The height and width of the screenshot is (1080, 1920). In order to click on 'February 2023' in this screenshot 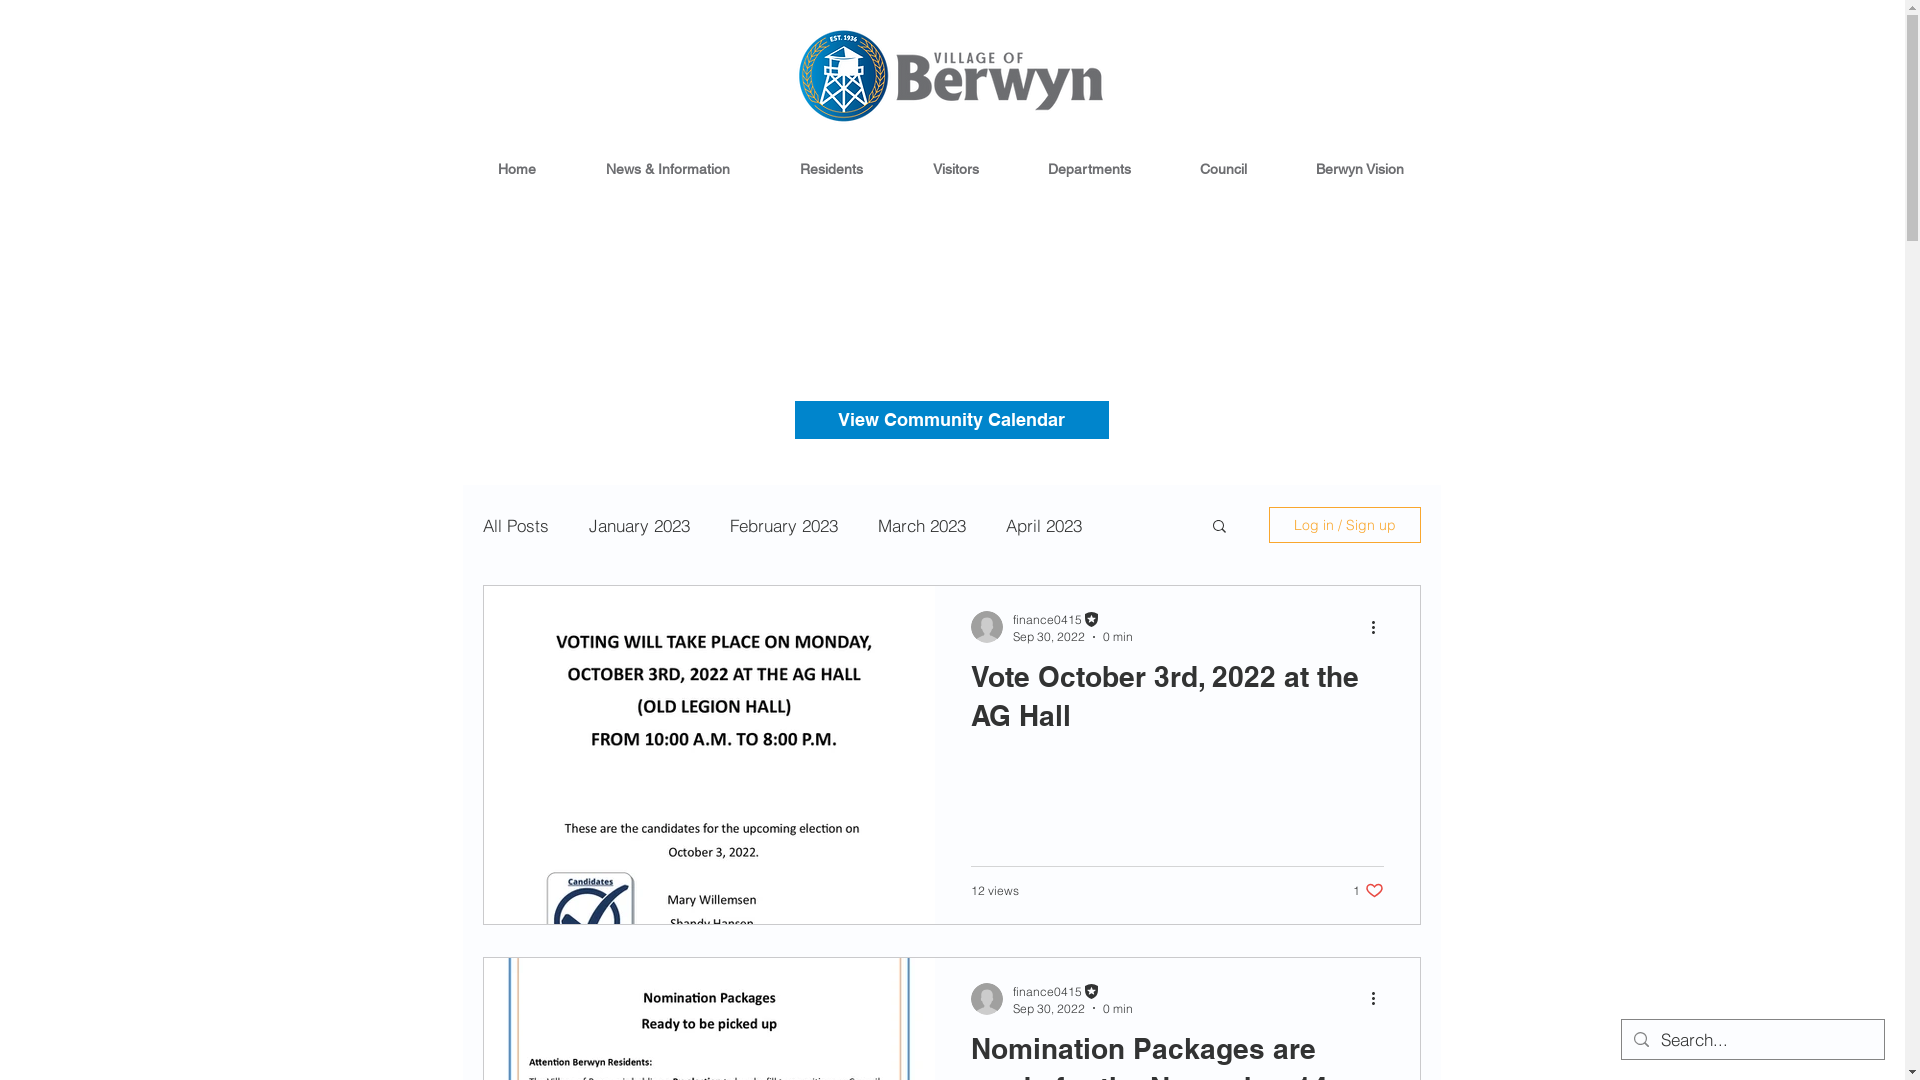, I will do `click(782, 523)`.